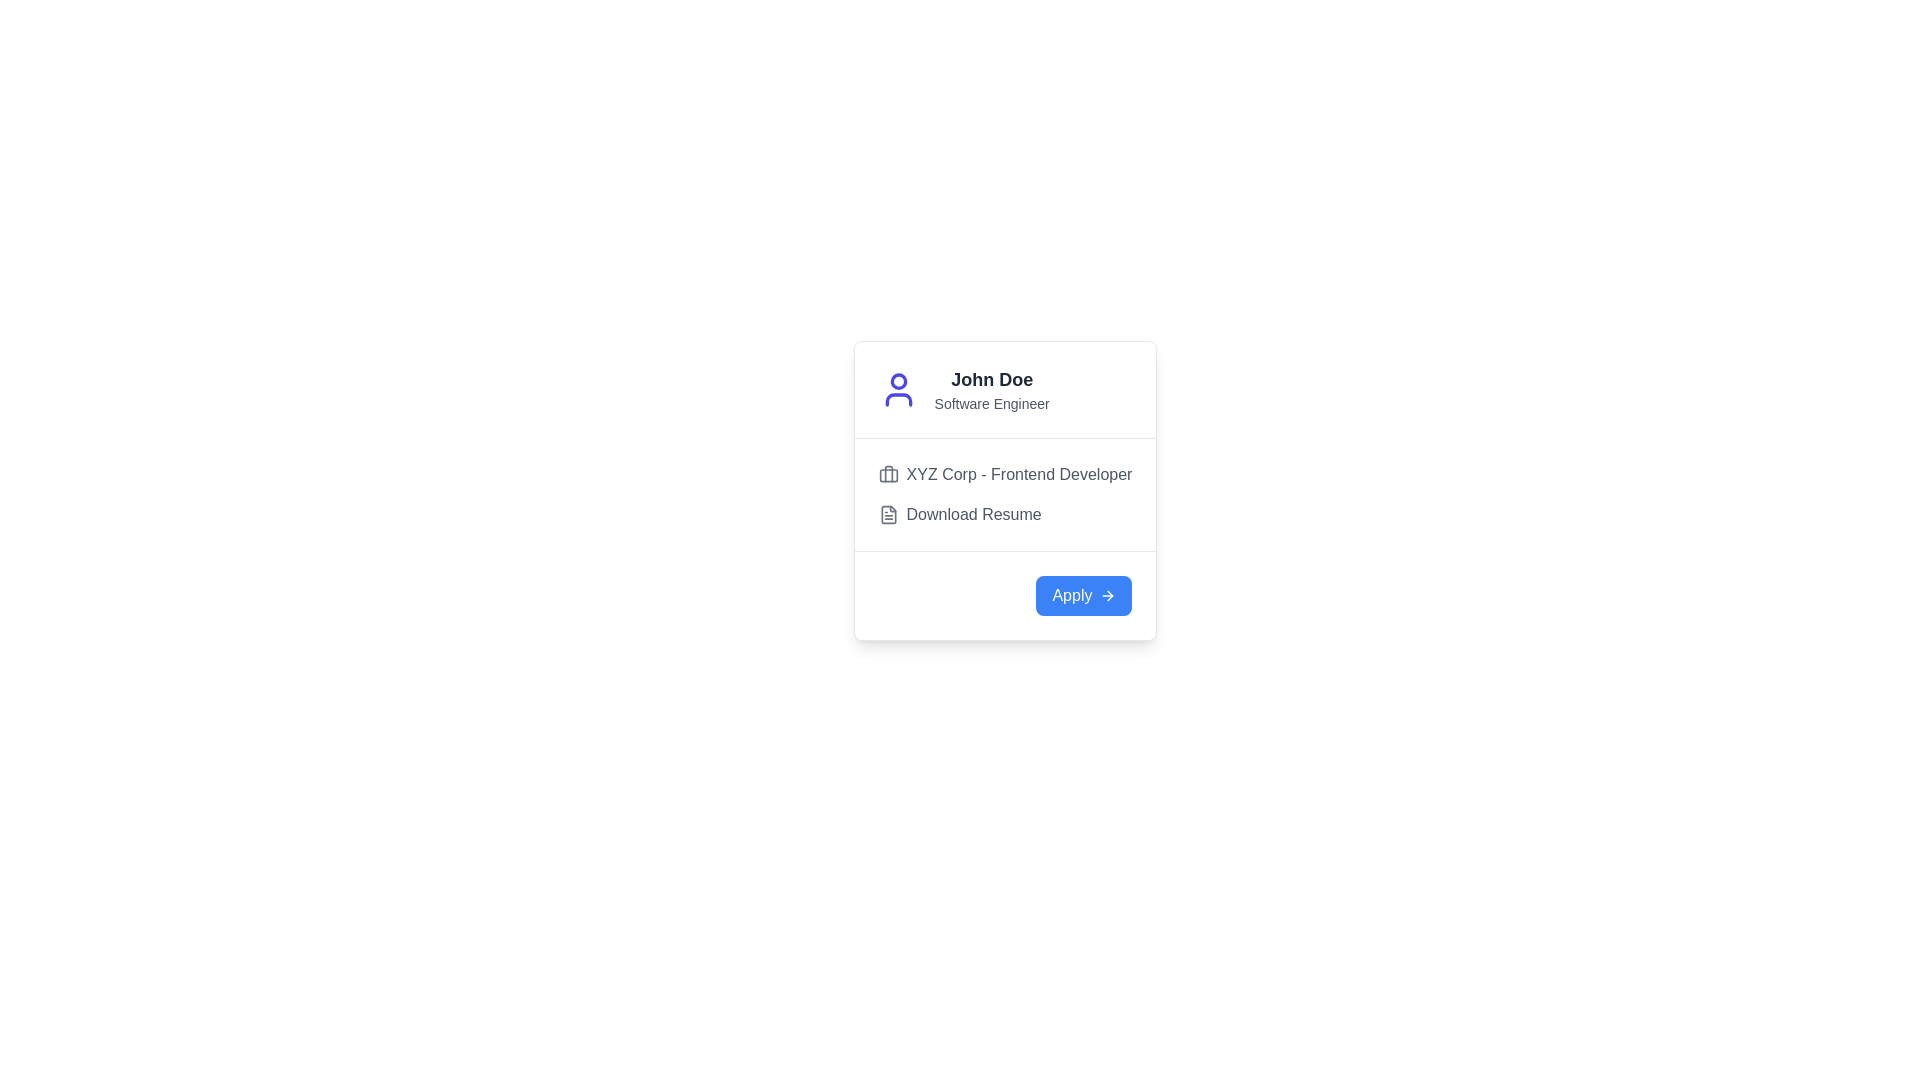 This screenshot has width=1920, height=1080. Describe the element at coordinates (1005, 389) in the screenshot. I see `name and job title from the Profile header located in the upper section of the card component, above the horizontal divider line` at that location.